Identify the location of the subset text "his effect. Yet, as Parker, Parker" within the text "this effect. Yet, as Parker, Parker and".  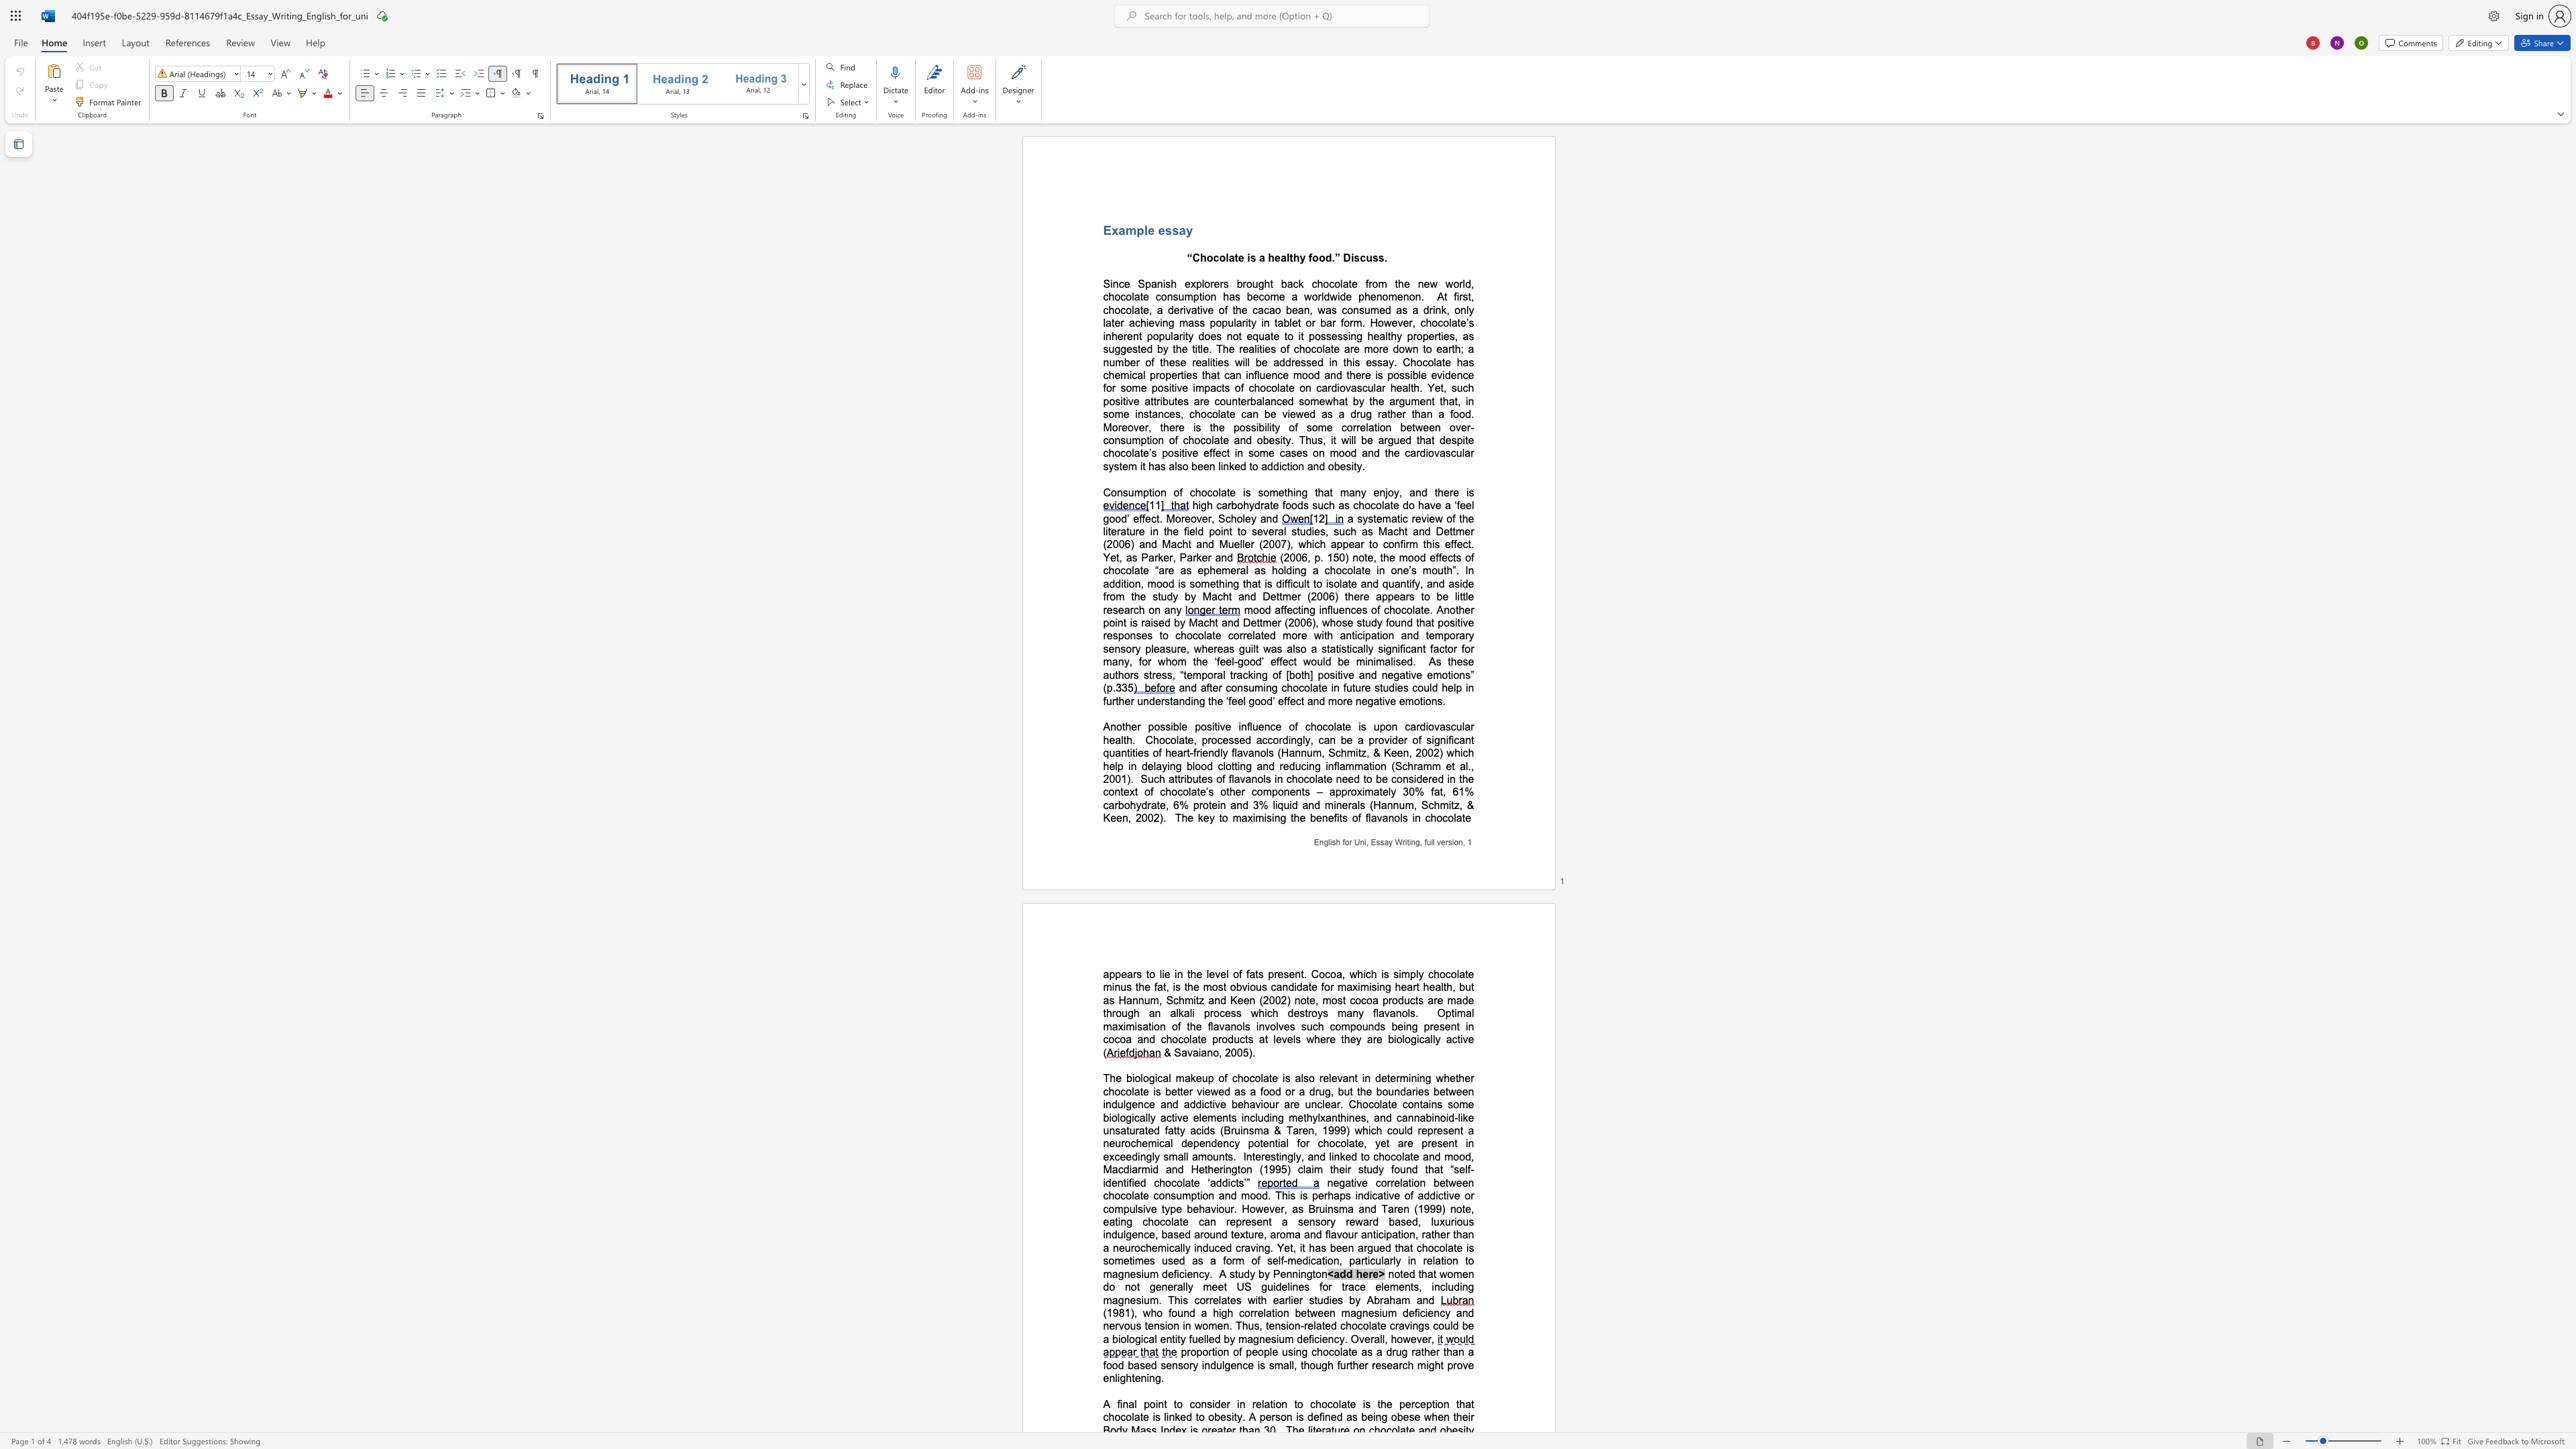
(1426, 543).